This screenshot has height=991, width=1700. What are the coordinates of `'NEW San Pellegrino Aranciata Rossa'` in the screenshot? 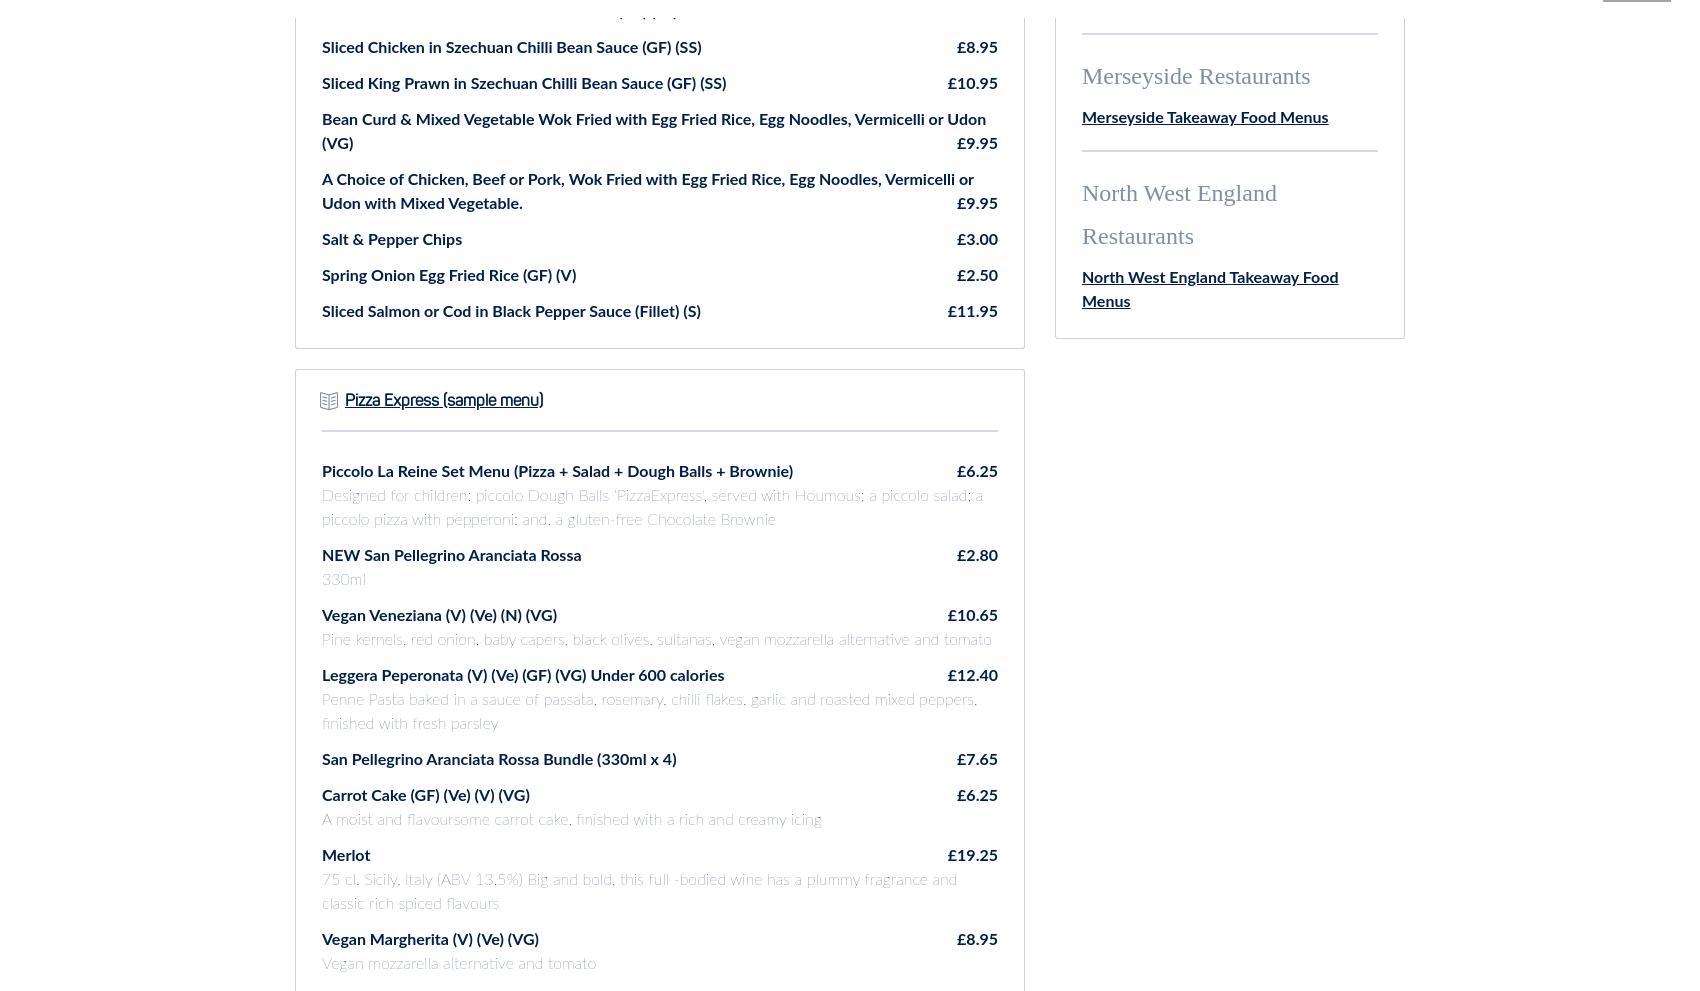 It's located at (451, 553).